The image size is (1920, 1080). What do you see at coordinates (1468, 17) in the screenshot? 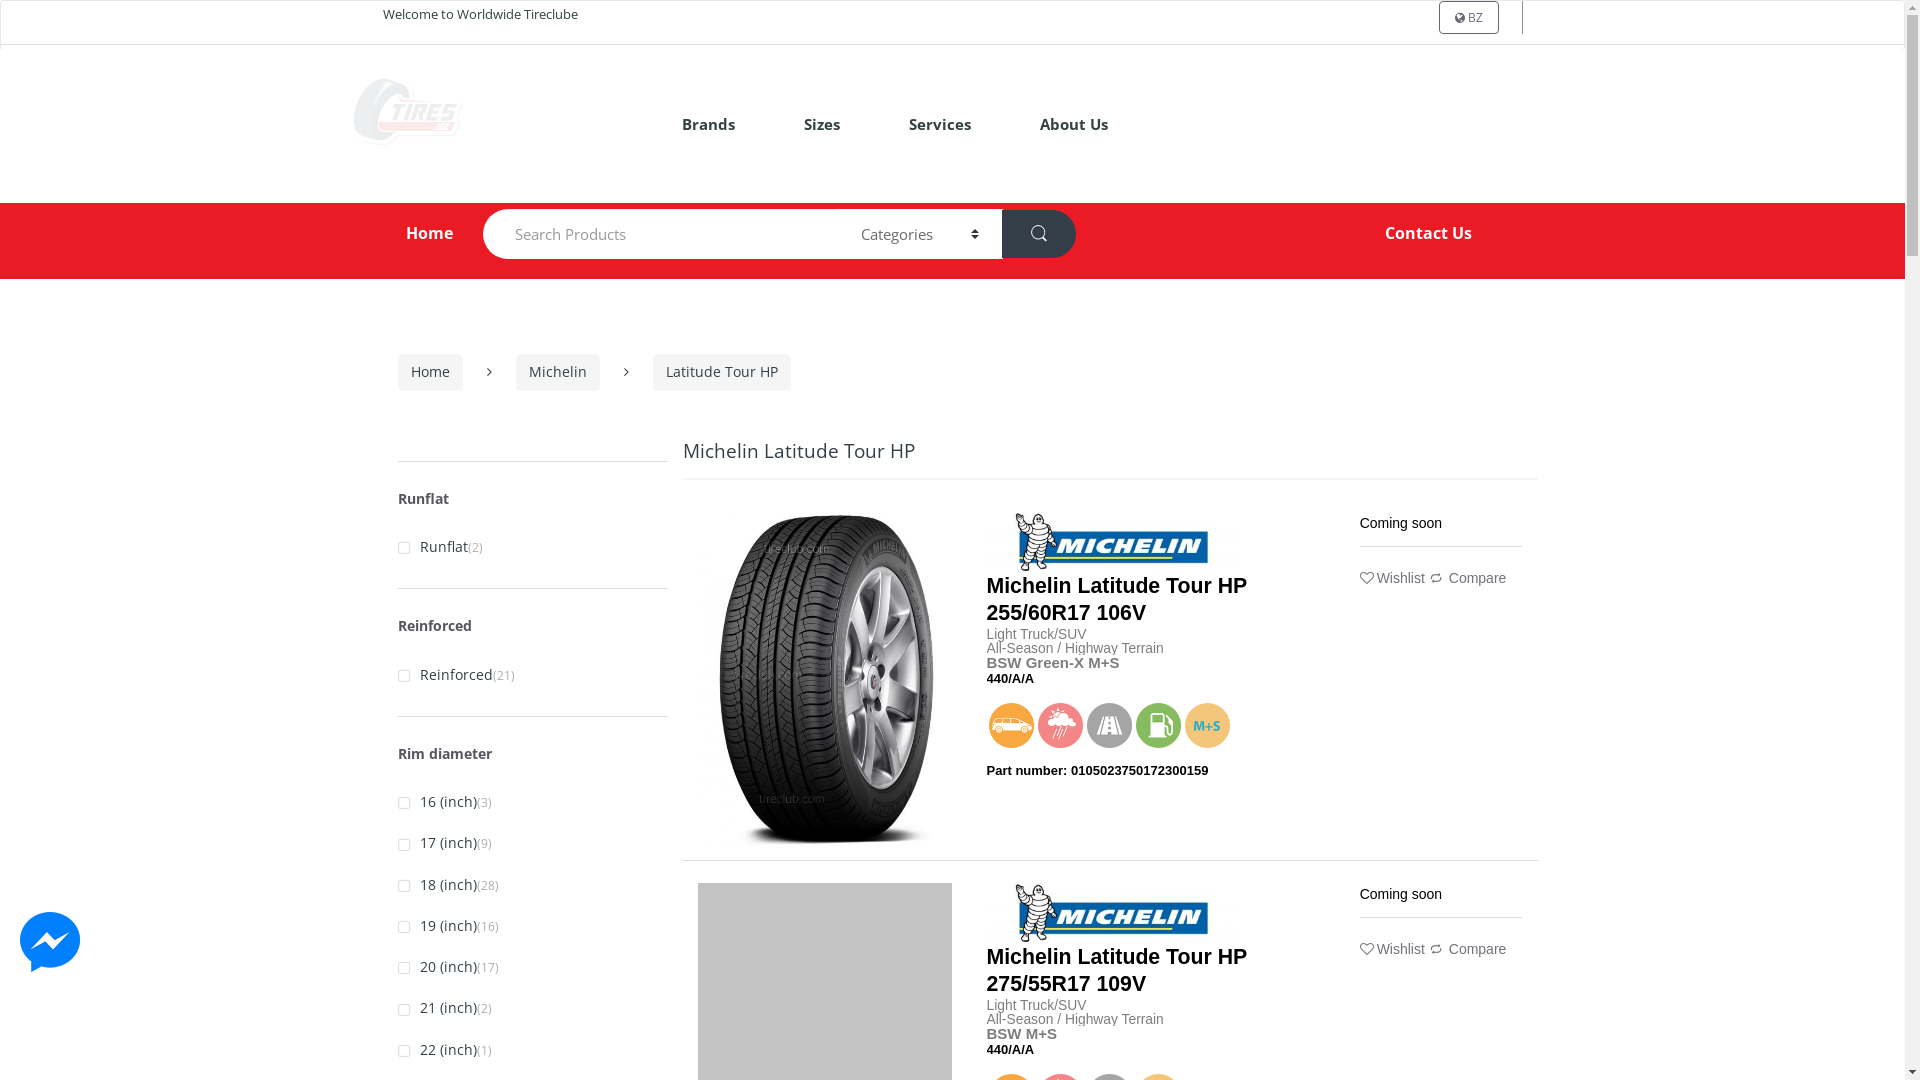
I see `'BZ'` at bounding box center [1468, 17].